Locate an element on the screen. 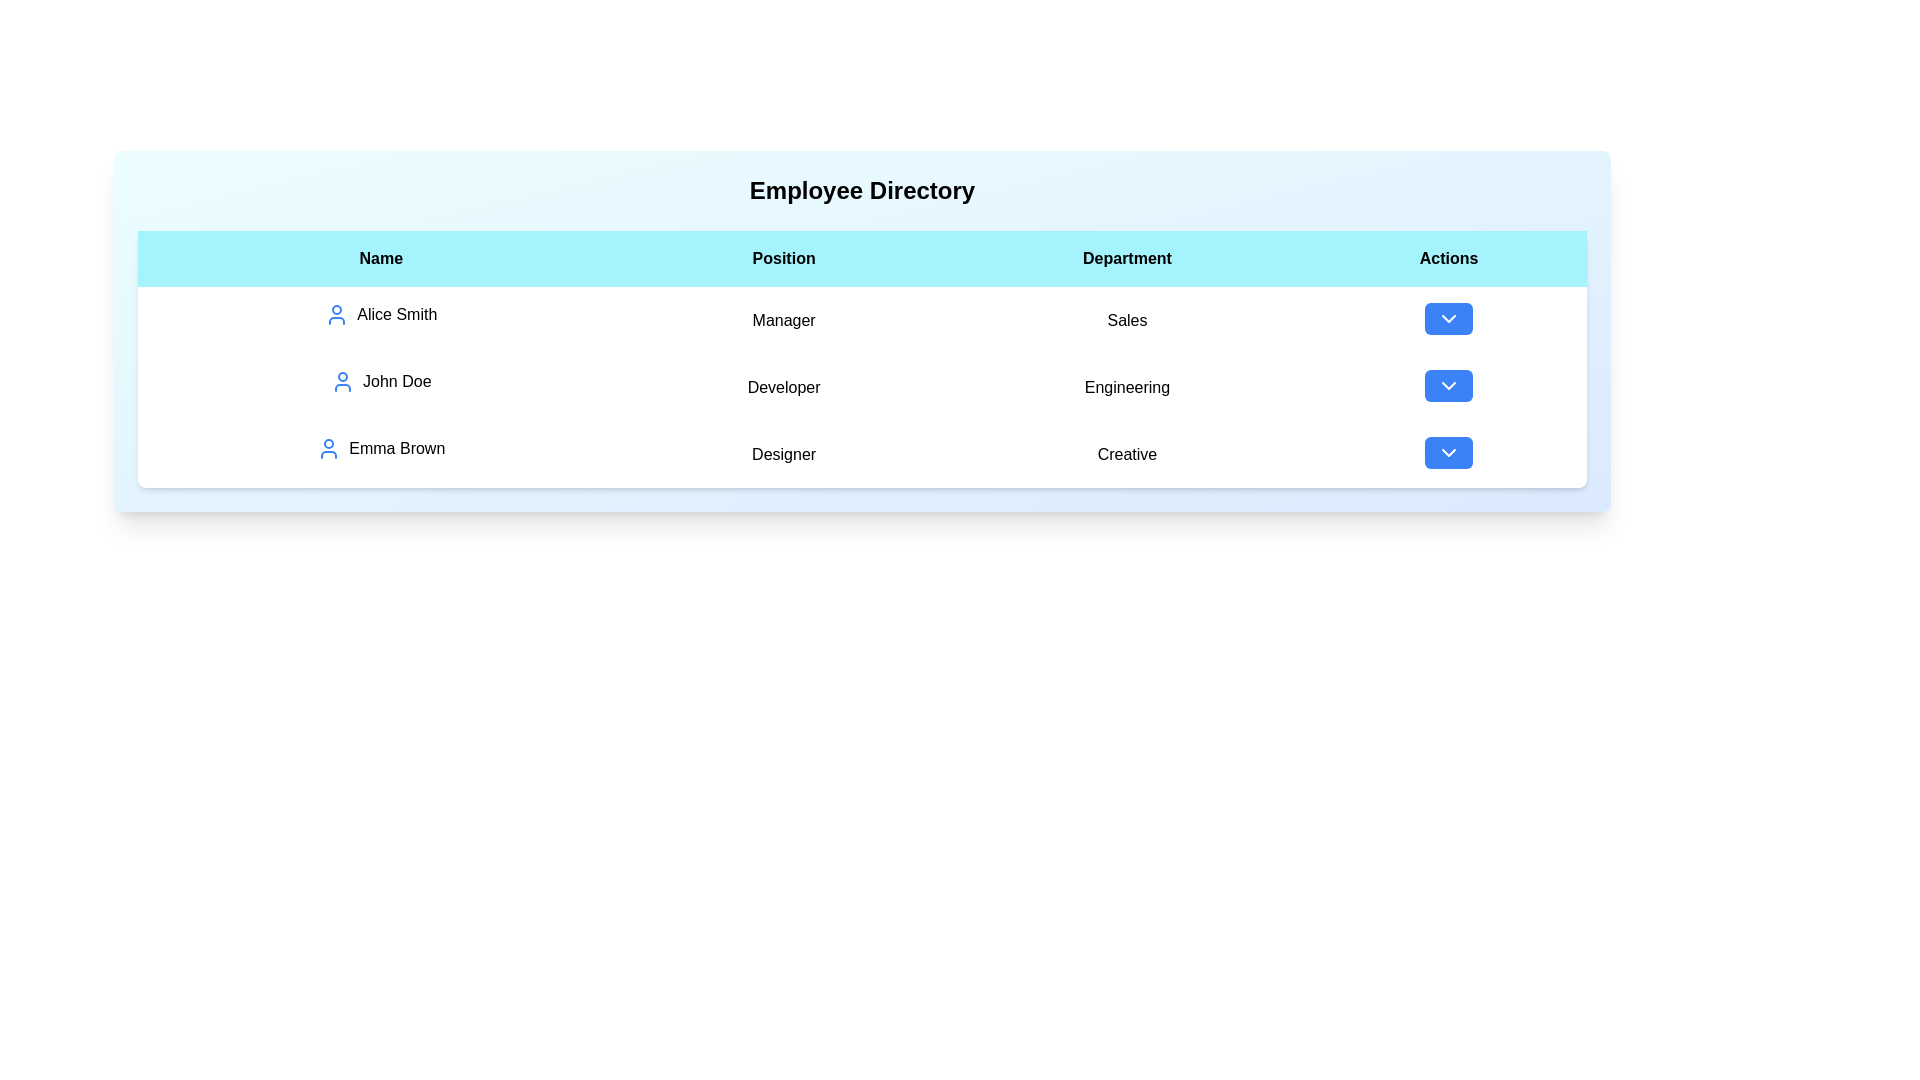 The image size is (1920, 1080). the 'Position' header text label, which is the second column header in a table with a light blue background and bold, centered font is located at coordinates (783, 257).